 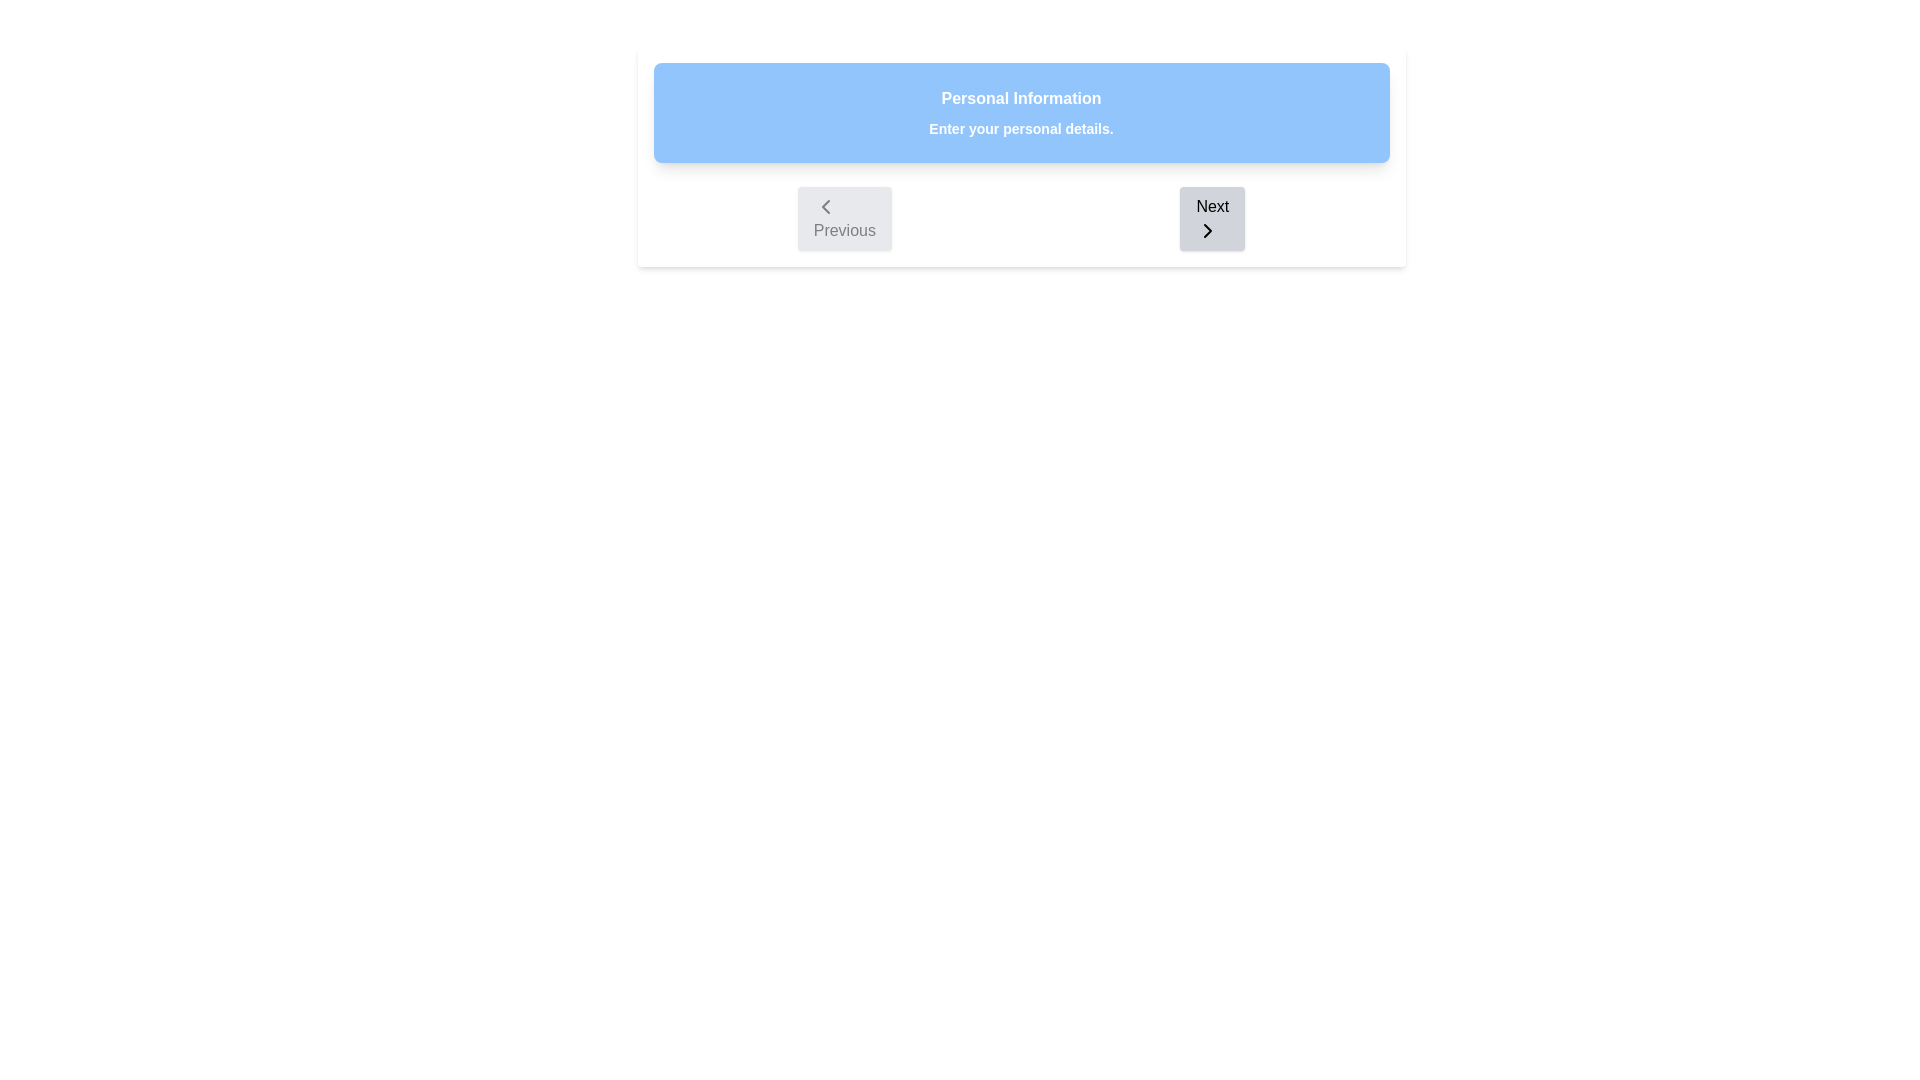 What do you see at coordinates (1021, 128) in the screenshot?
I see `the text label that reads 'Enter your personal details.' which is styled with a smaller font size and positioned directly below the heading 'Personal Information' within a blue background` at bounding box center [1021, 128].